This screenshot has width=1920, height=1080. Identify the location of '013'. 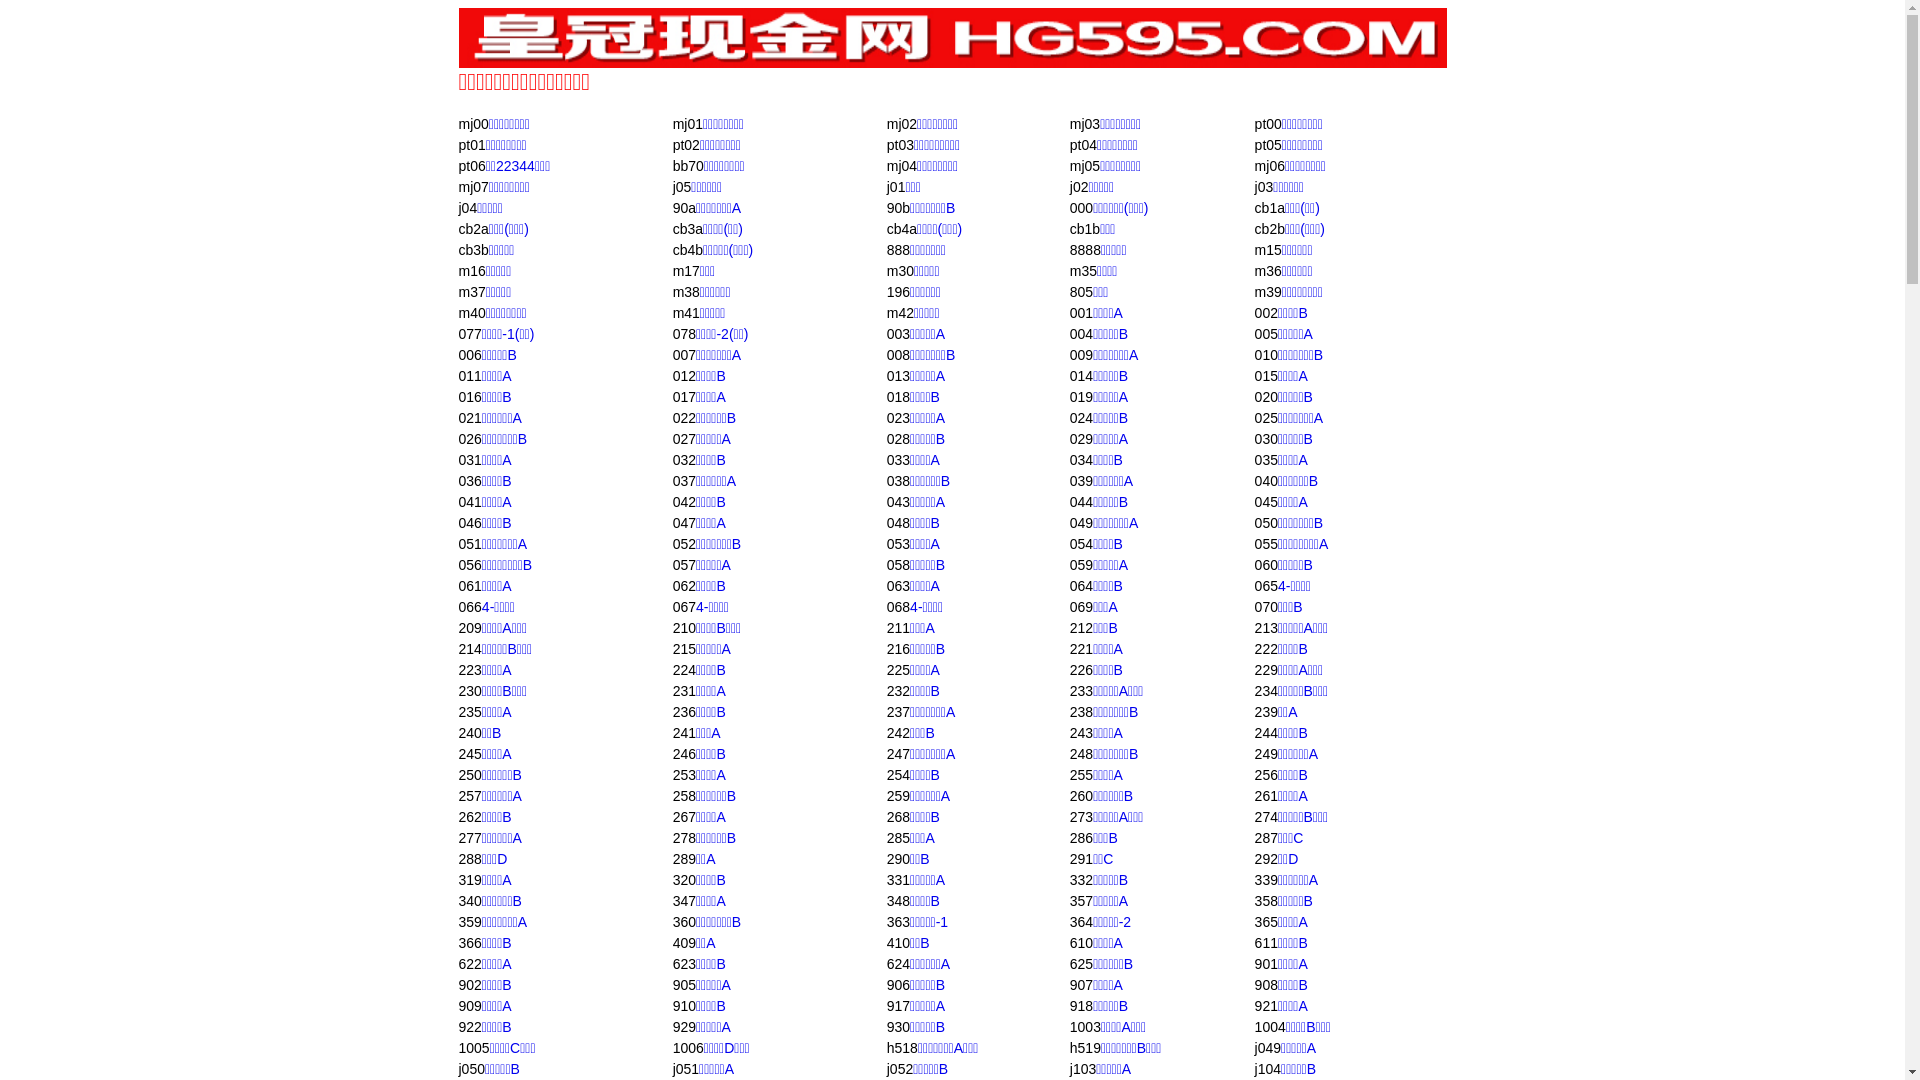
(897, 375).